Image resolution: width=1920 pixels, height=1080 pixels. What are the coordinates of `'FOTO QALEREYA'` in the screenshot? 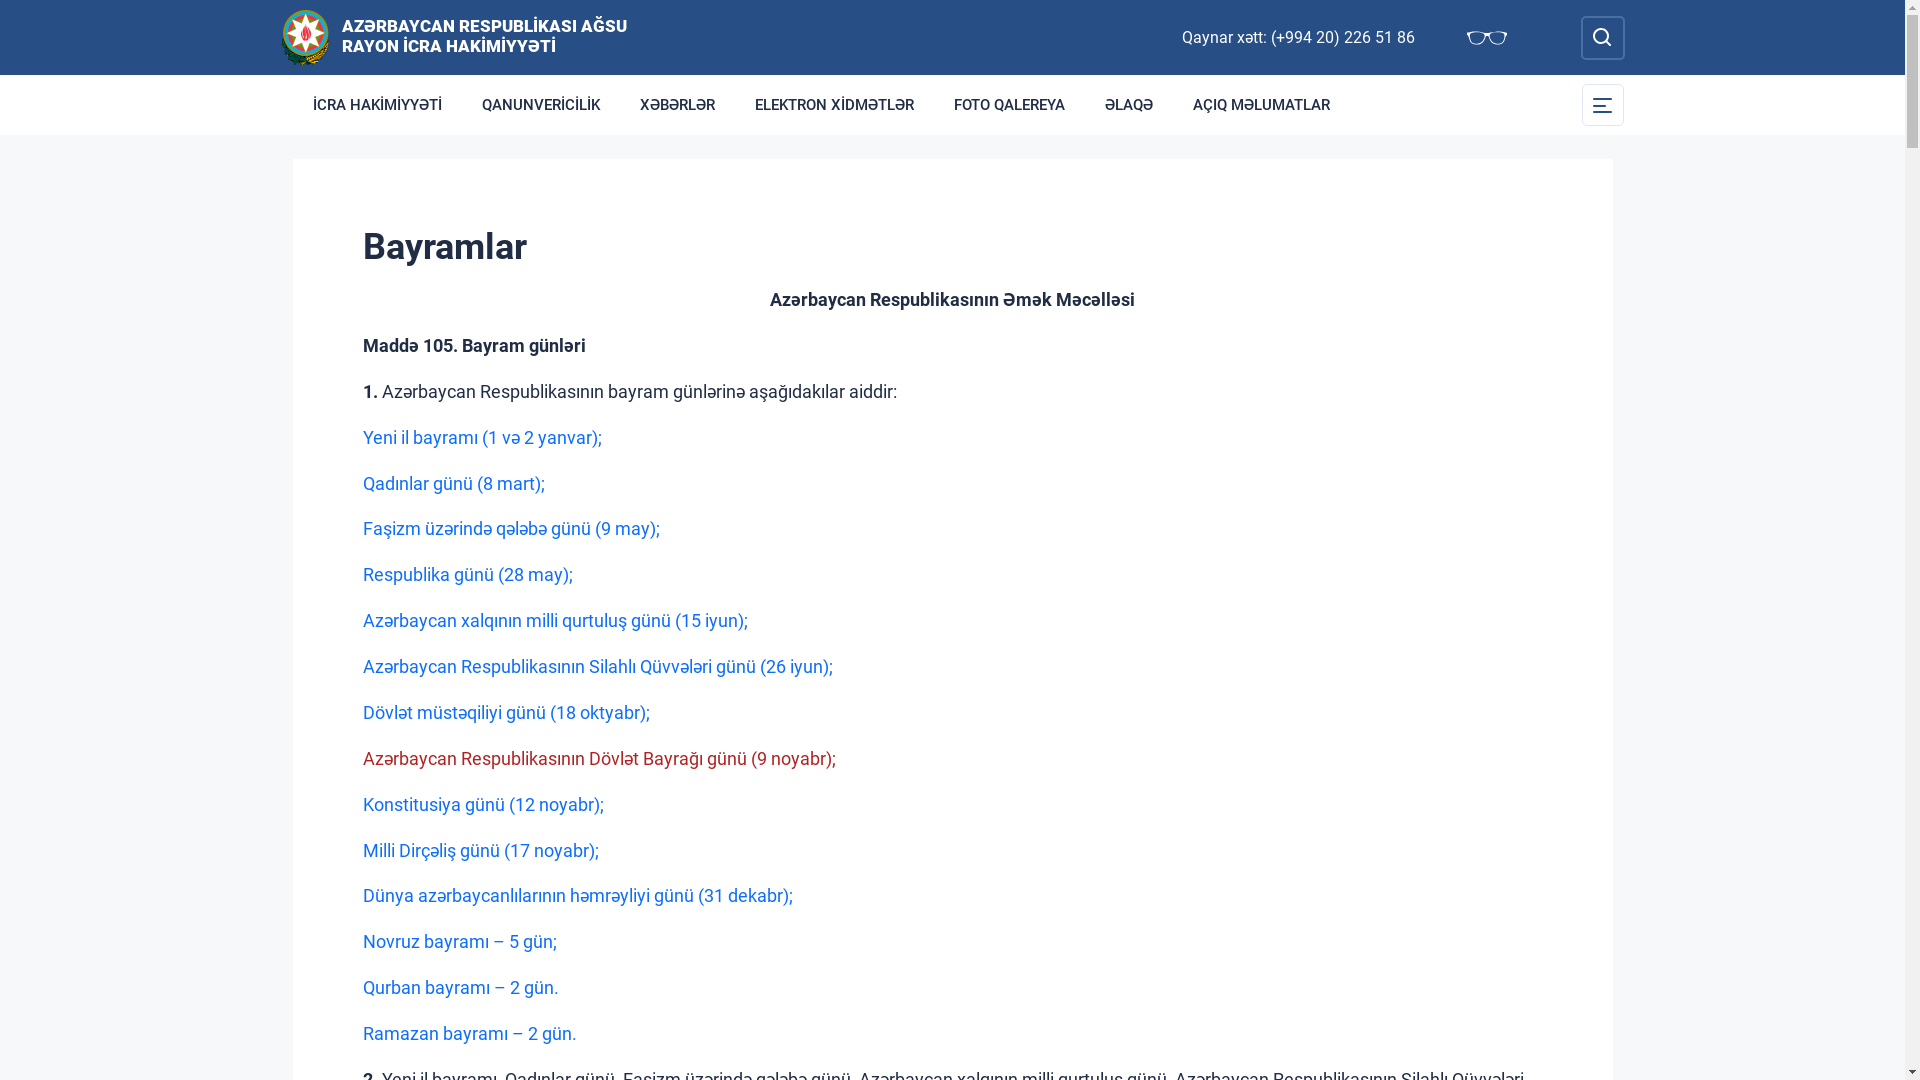 It's located at (1009, 104).